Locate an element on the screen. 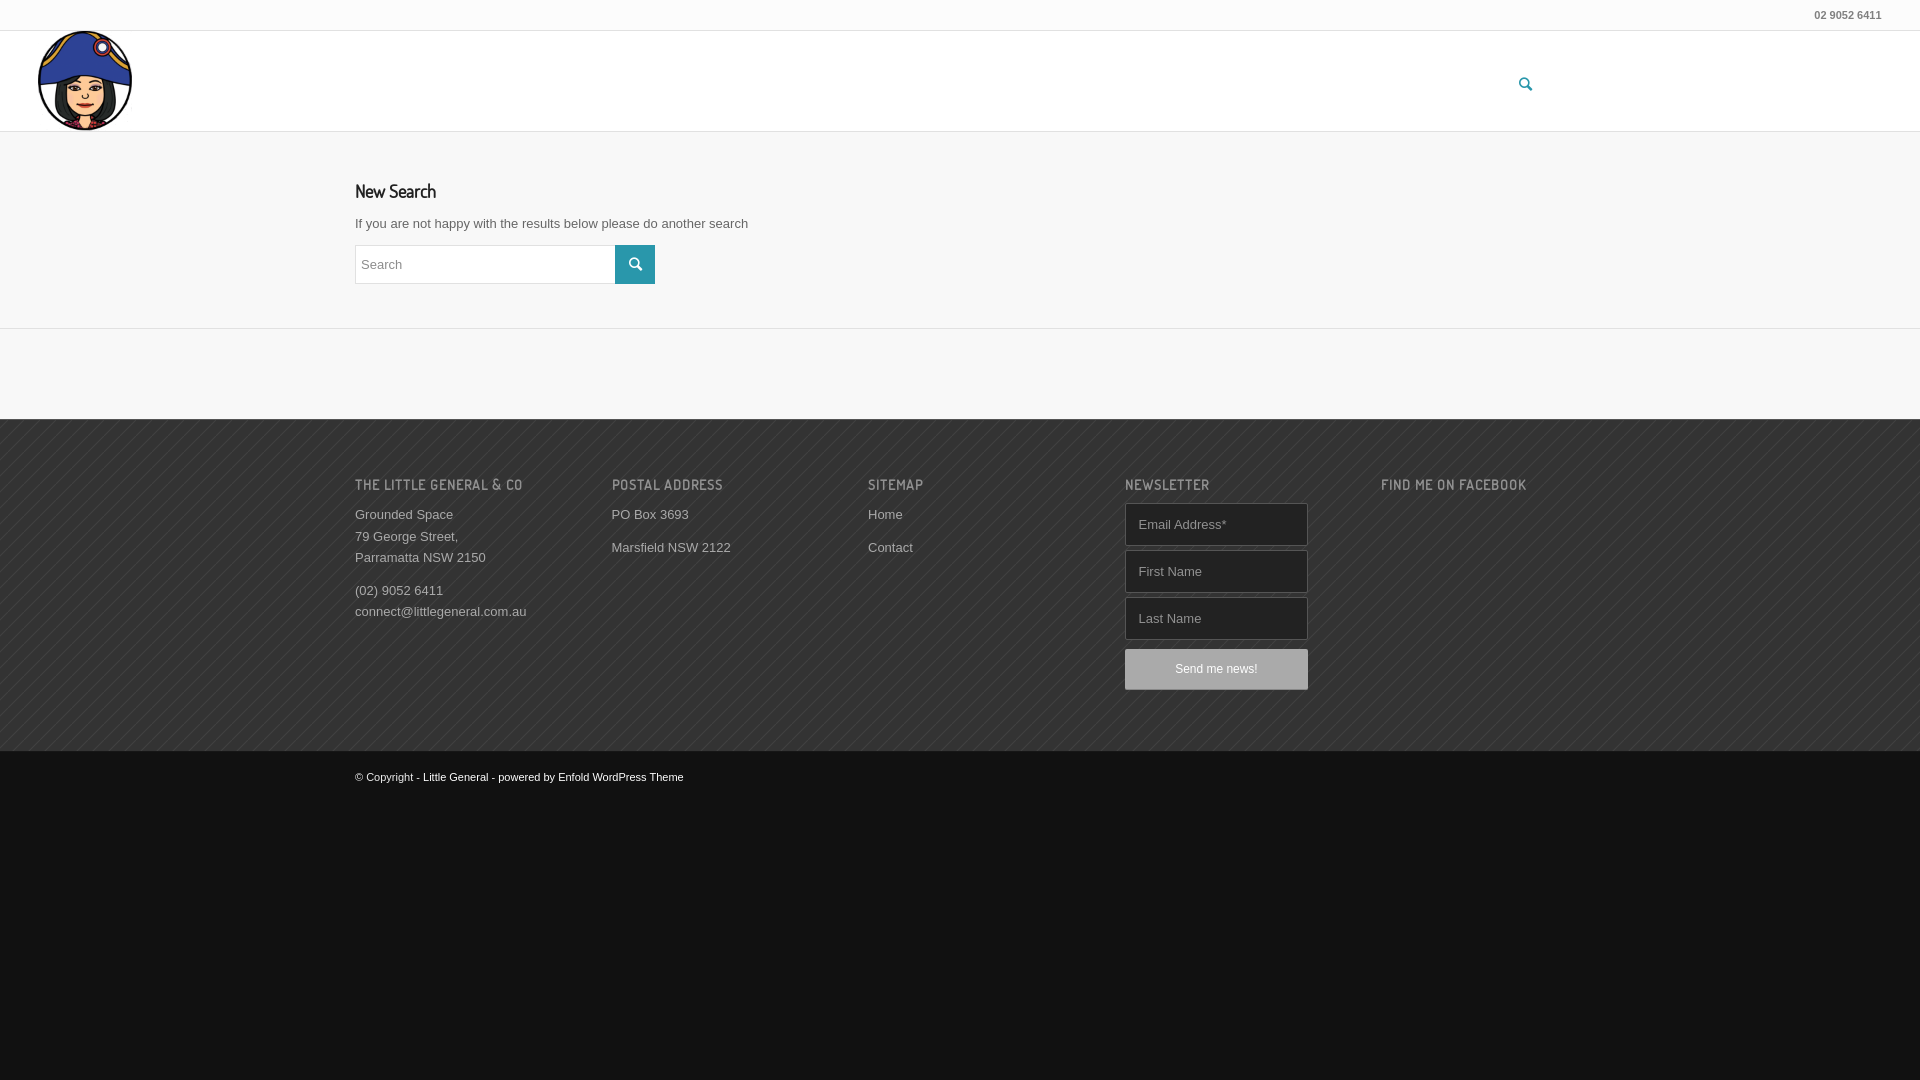 The height and width of the screenshot is (1080, 1920). 'Products' is located at coordinates (1623, 49).